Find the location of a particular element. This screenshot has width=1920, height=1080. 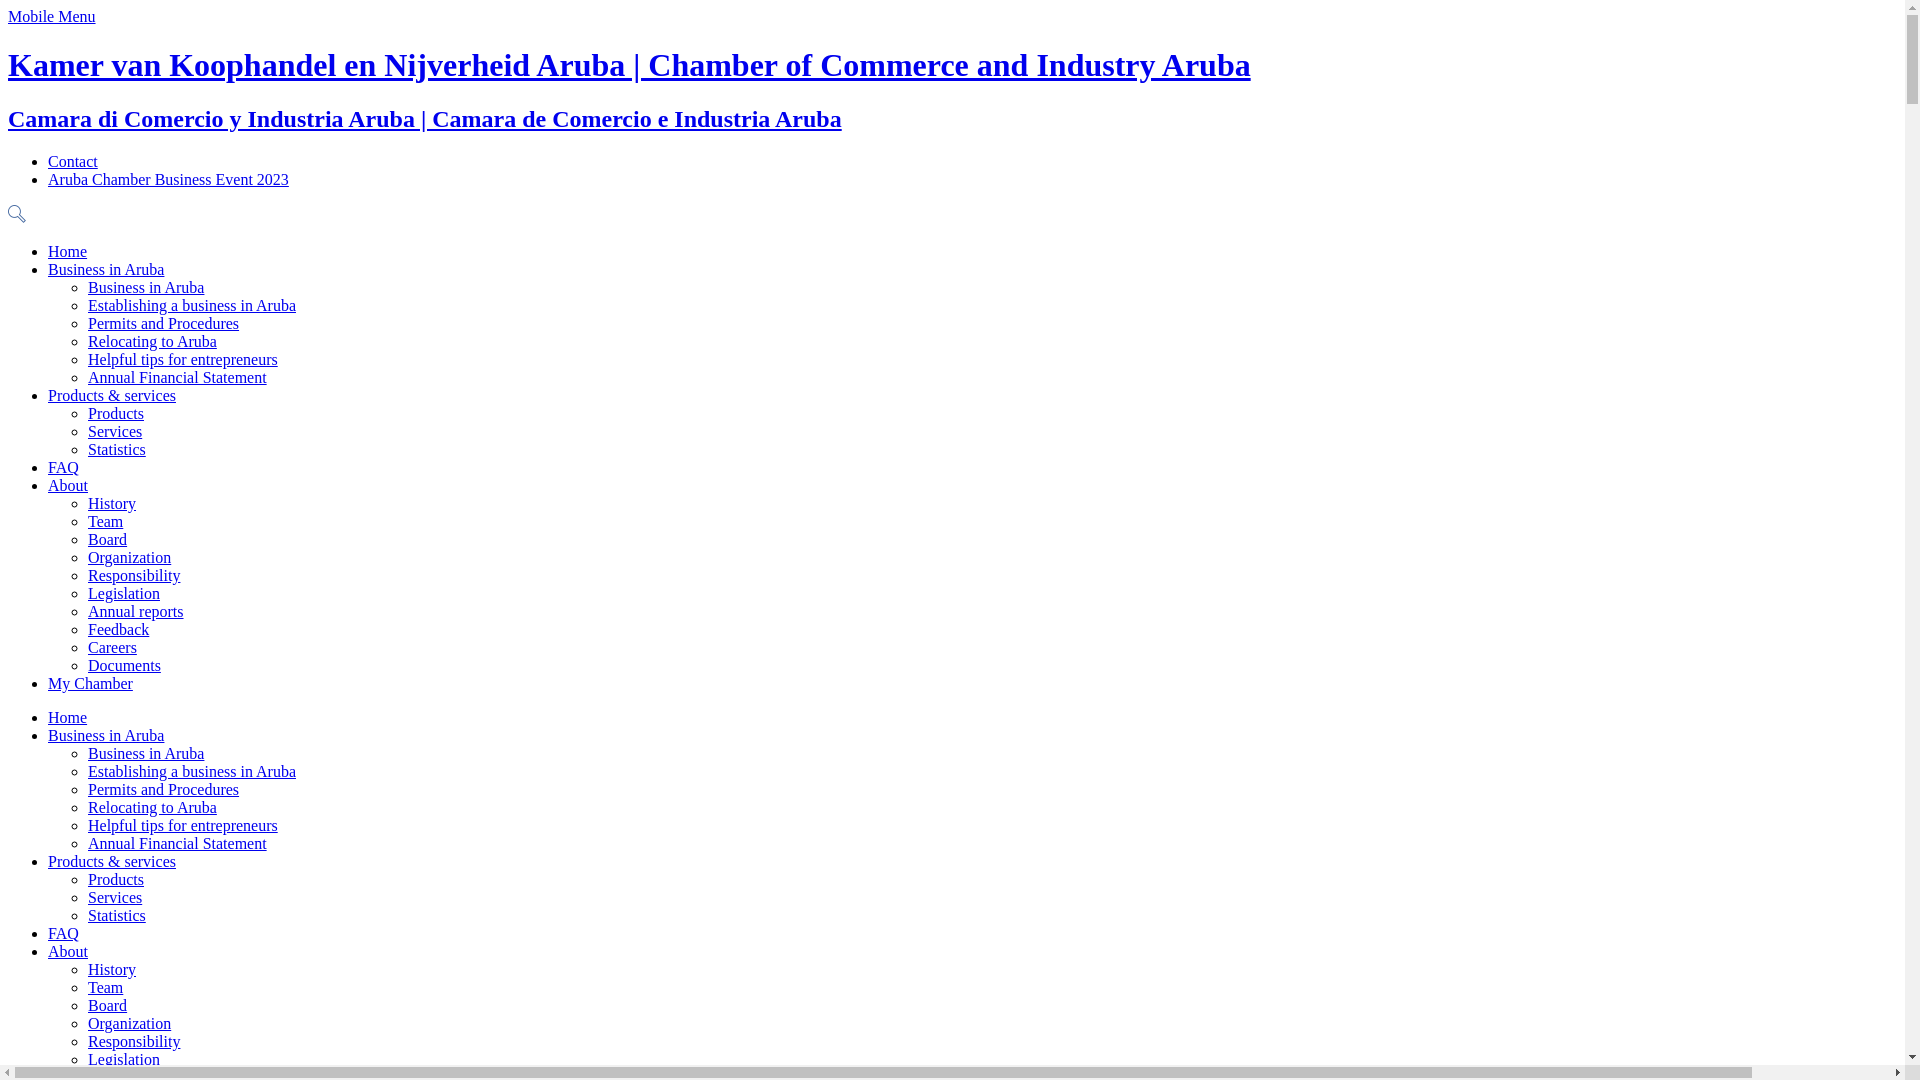

'Careers' is located at coordinates (111, 647).